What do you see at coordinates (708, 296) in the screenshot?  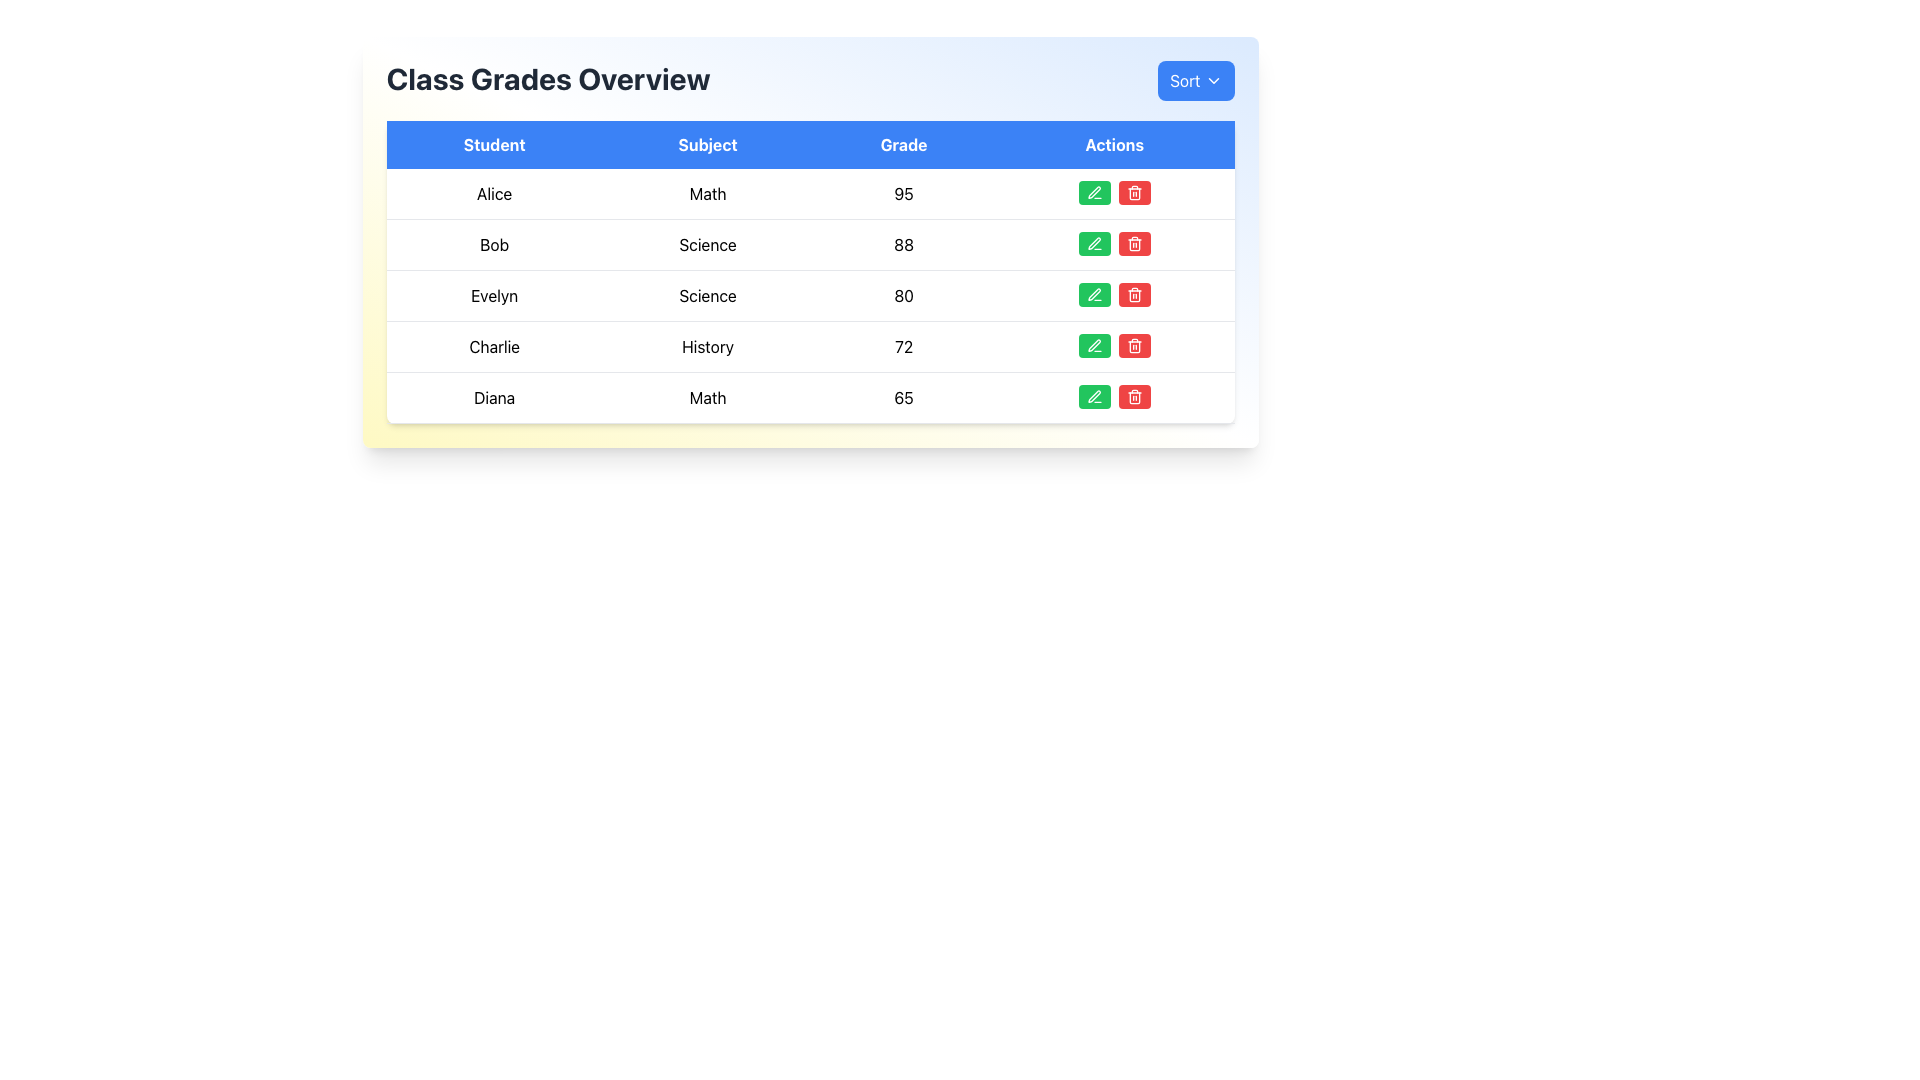 I see `the static text label representing the subject in the third row and second column of the class grades table` at bounding box center [708, 296].